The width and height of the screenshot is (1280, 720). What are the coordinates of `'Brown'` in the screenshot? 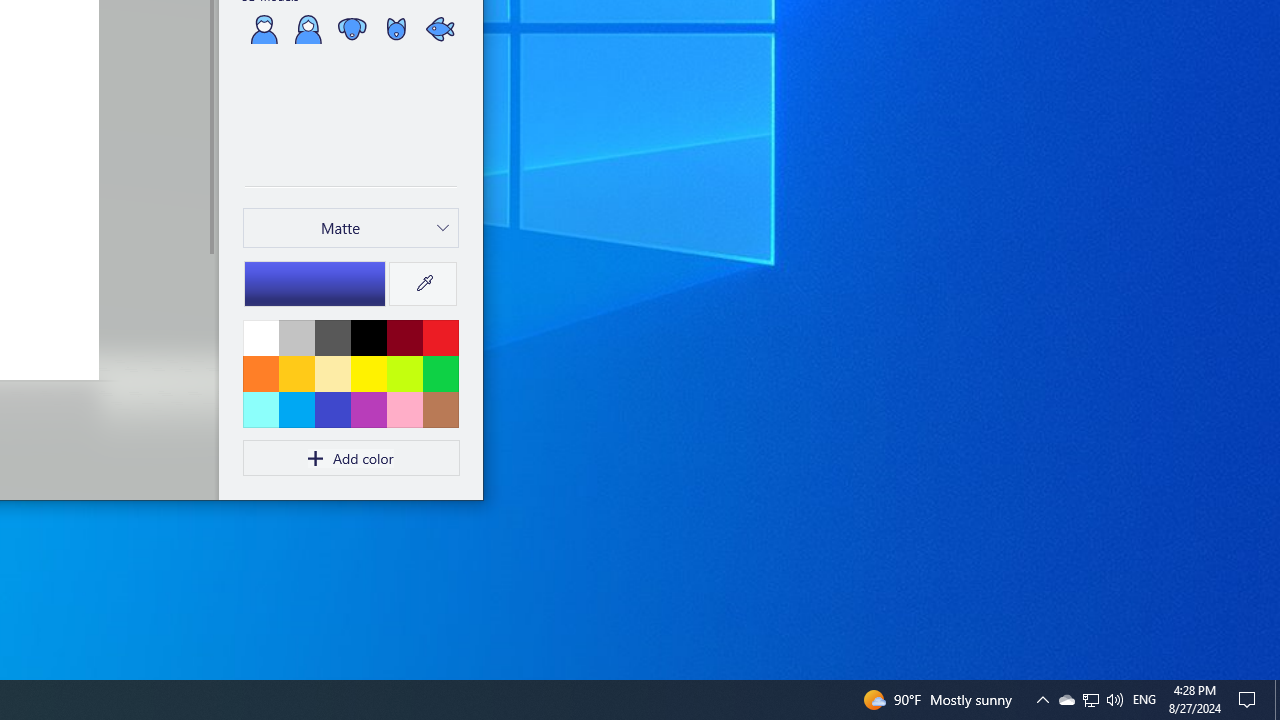 It's located at (439, 408).